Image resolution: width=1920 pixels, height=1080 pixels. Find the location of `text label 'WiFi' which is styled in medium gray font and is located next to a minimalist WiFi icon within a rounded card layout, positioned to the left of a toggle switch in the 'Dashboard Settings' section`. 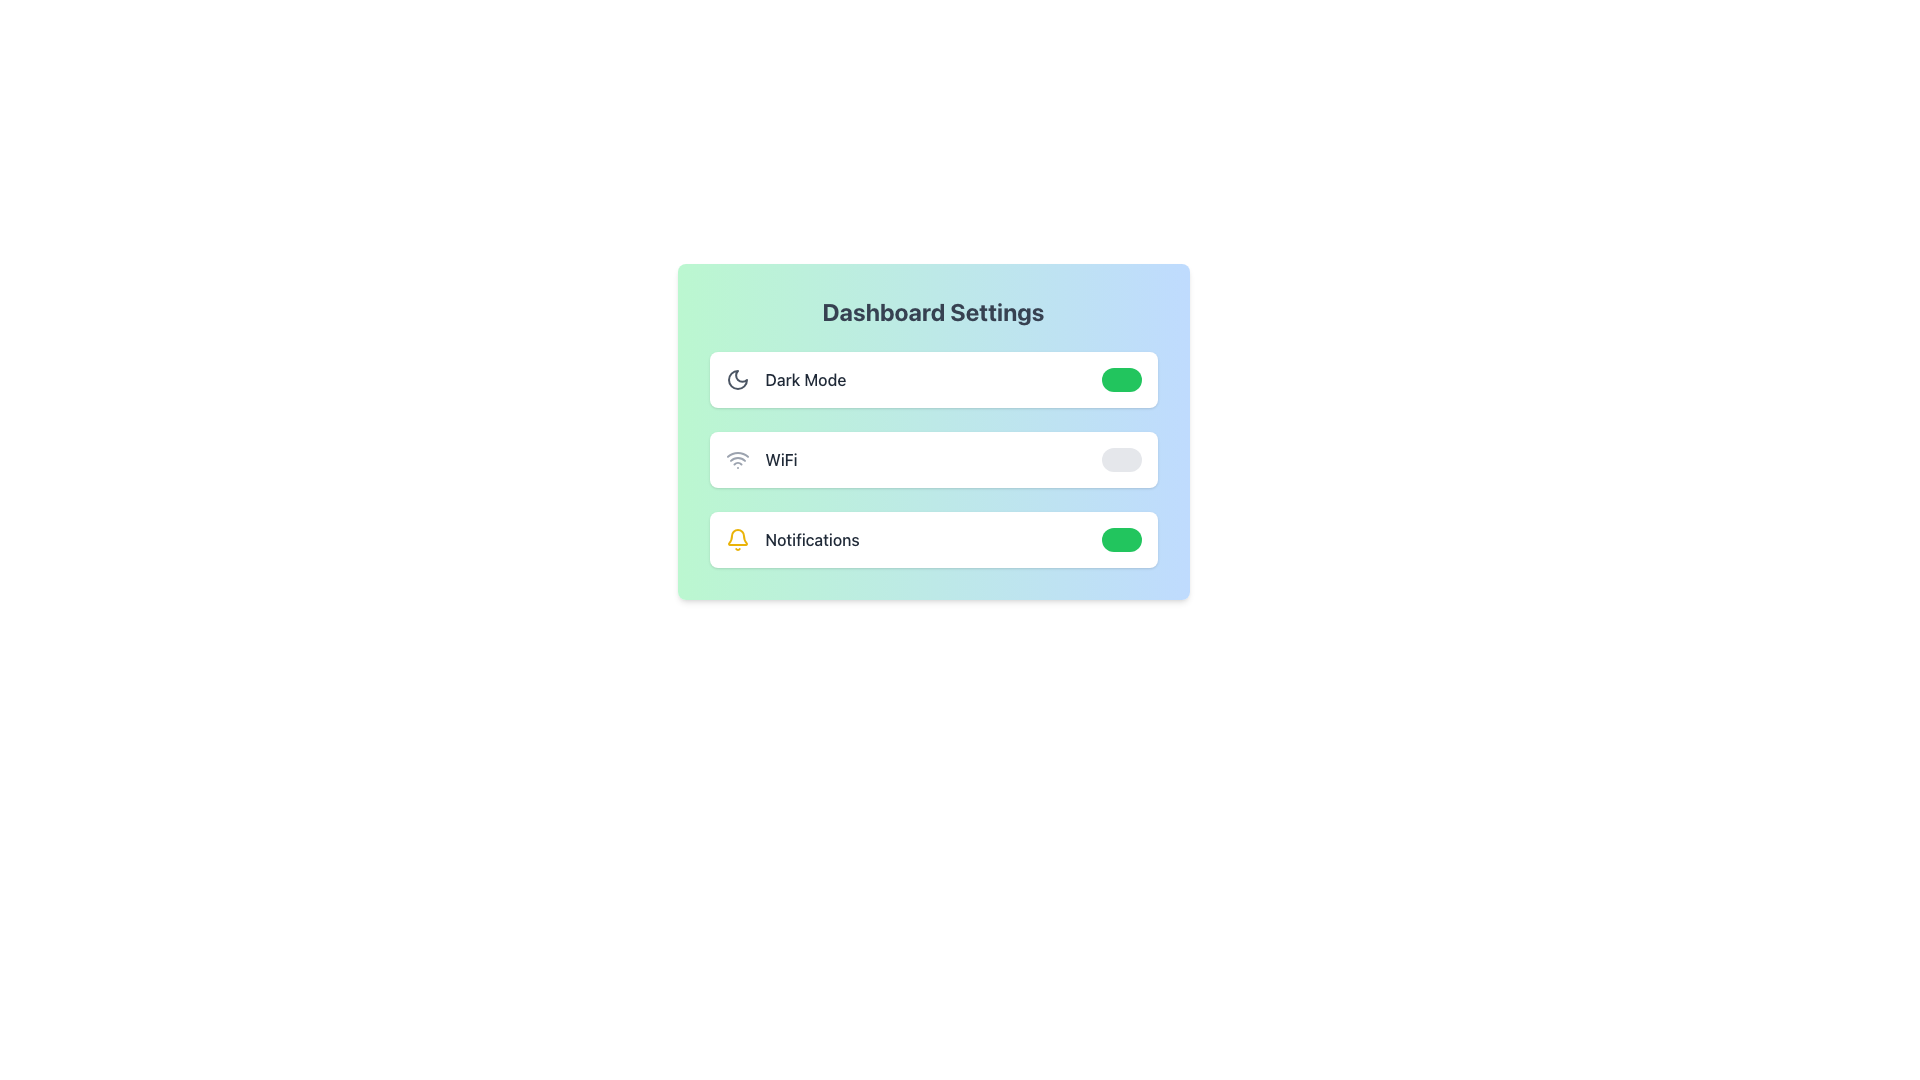

text label 'WiFi' which is styled in medium gray font and is located next to a minimalist WiFi icon within a rounded card layout, positioned to the left of a toggle switch in the 'Dashboard Settings' section is located at coordinates (760, 459).